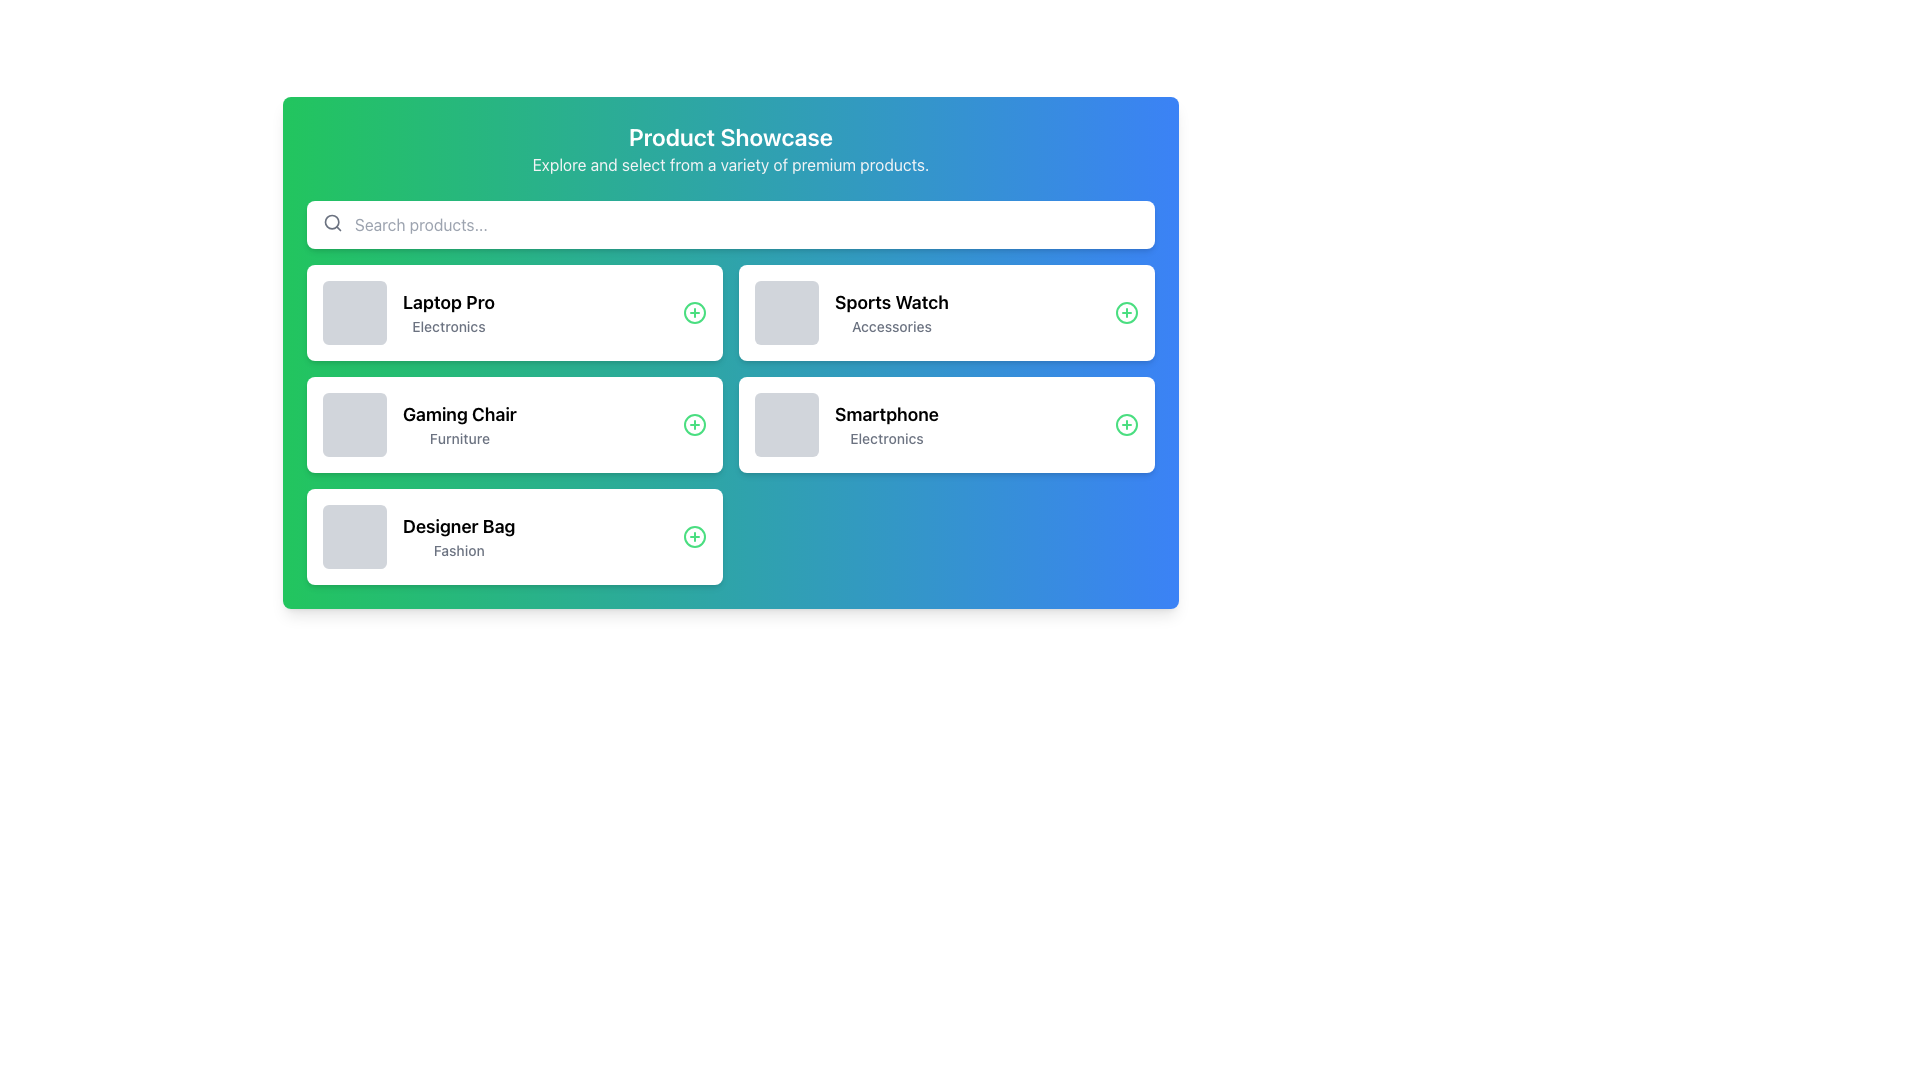 Image resolution: width=1920 pixels, height=1080 pixels. What do you see at coordinates (786, 423) in the screenshot?
I see `the image placeholder representing 'Smartphone' located in the third column and second row of the product display grid` at bounding box center [786, 423].